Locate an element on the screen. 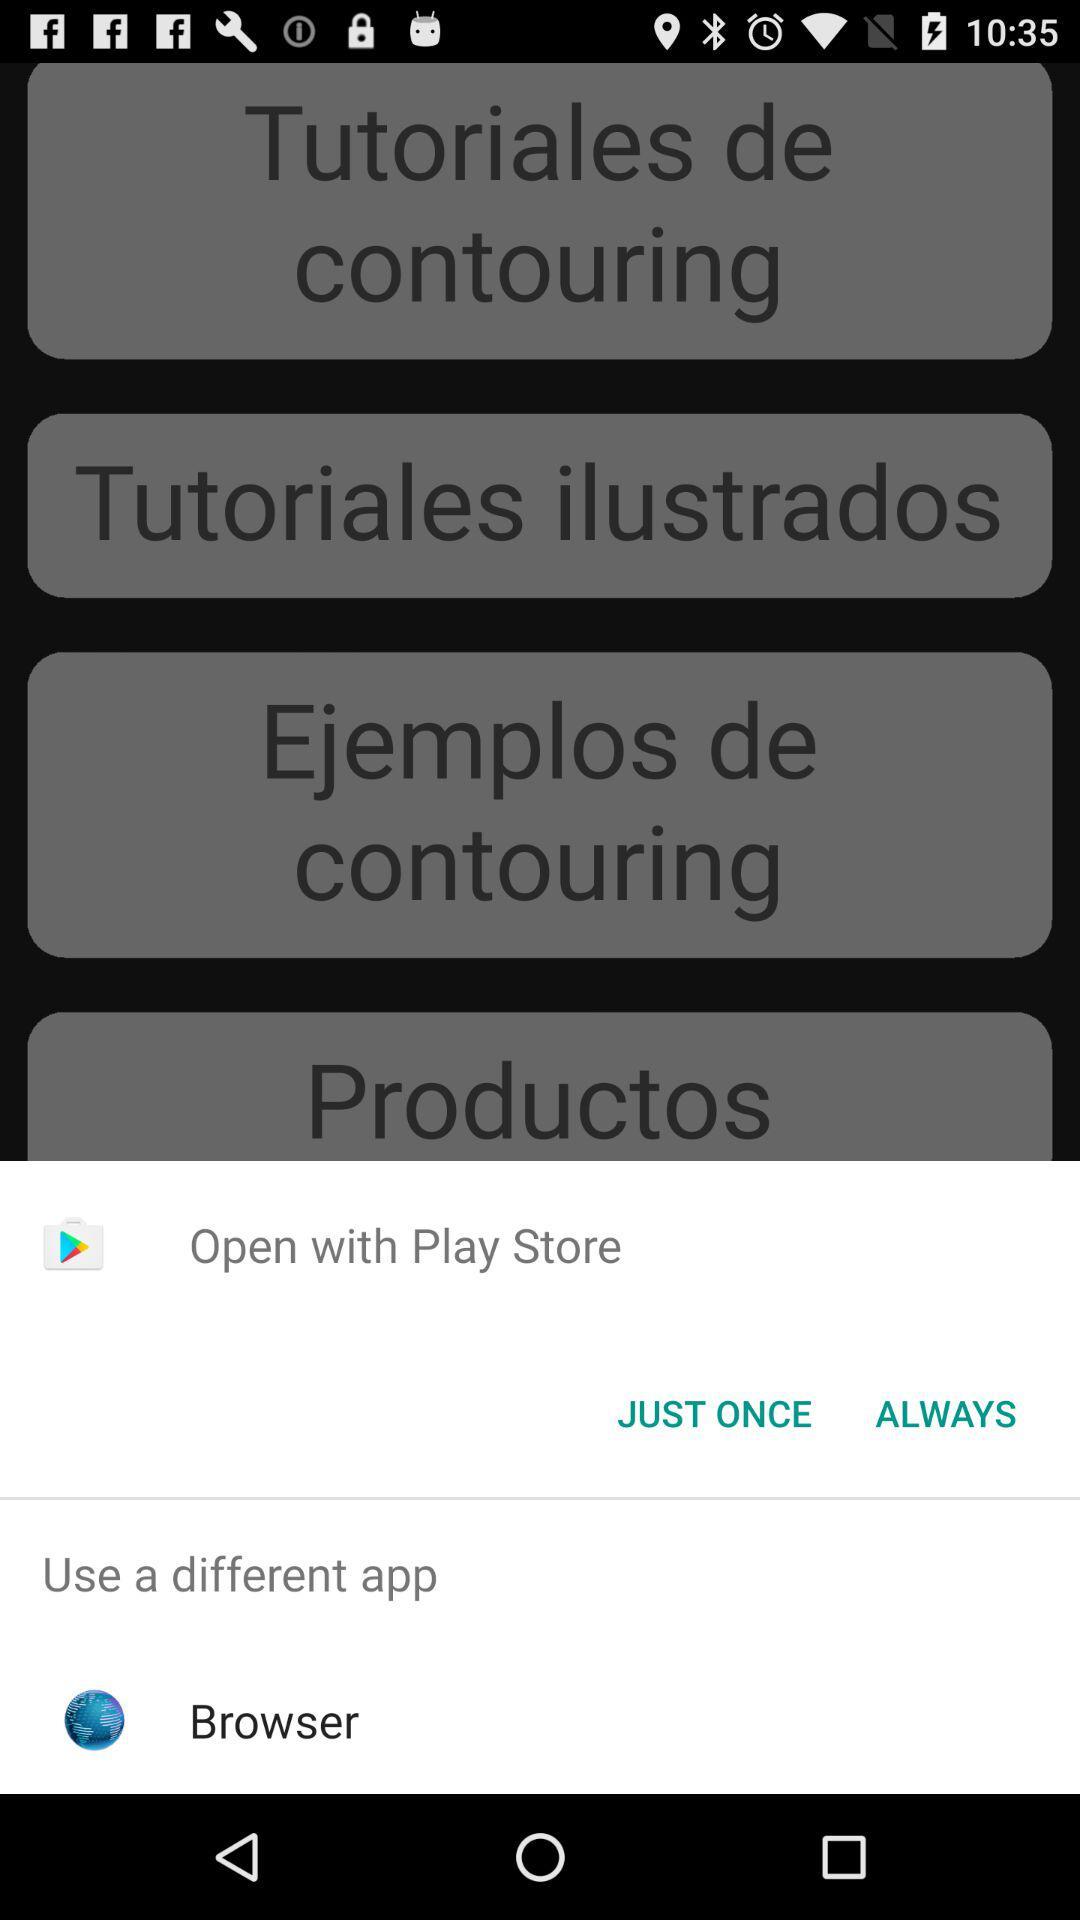 The image size is (1080, 1920). always item is located at coordinates (945, 1411).